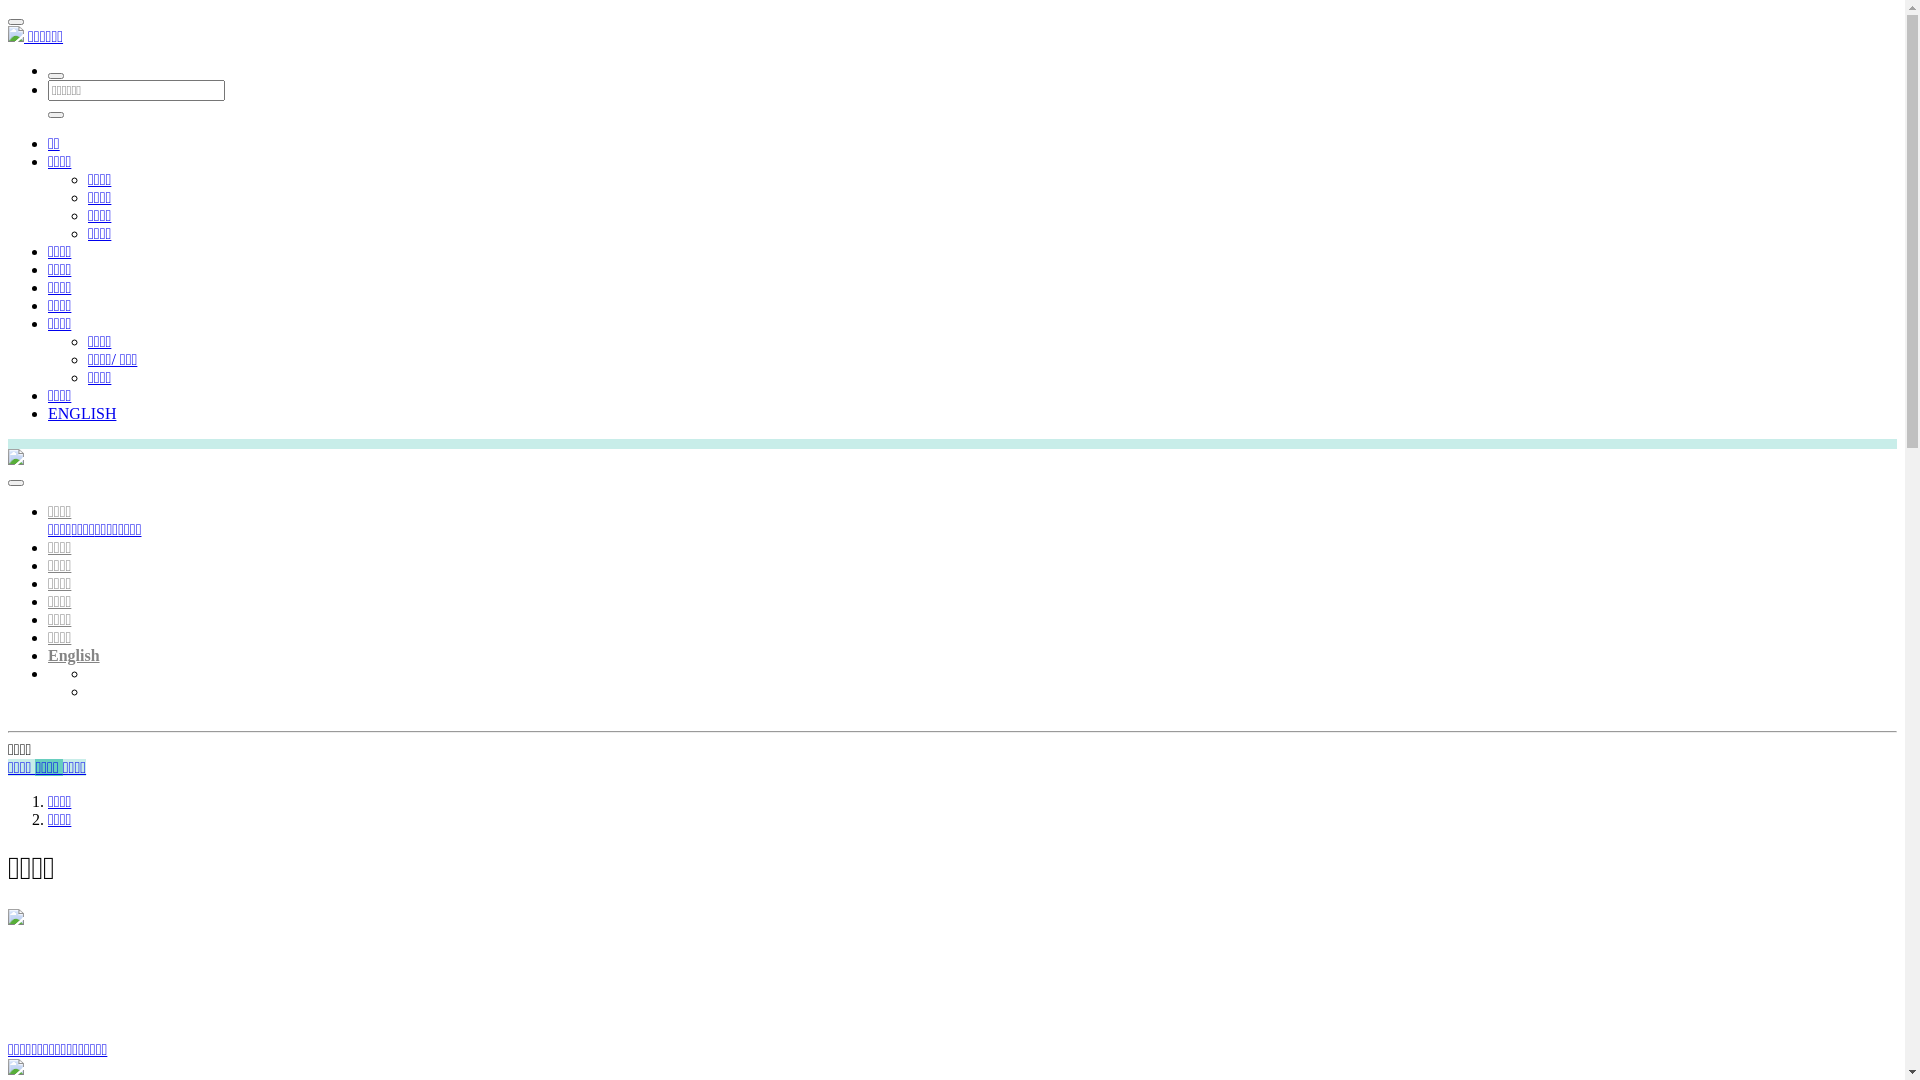 Image resolution: width=1920 pixels, height=1080 pixels. Describe the element at coordinates (80, 412) in the screenshot. I see `'ENGLISH'` at that location.